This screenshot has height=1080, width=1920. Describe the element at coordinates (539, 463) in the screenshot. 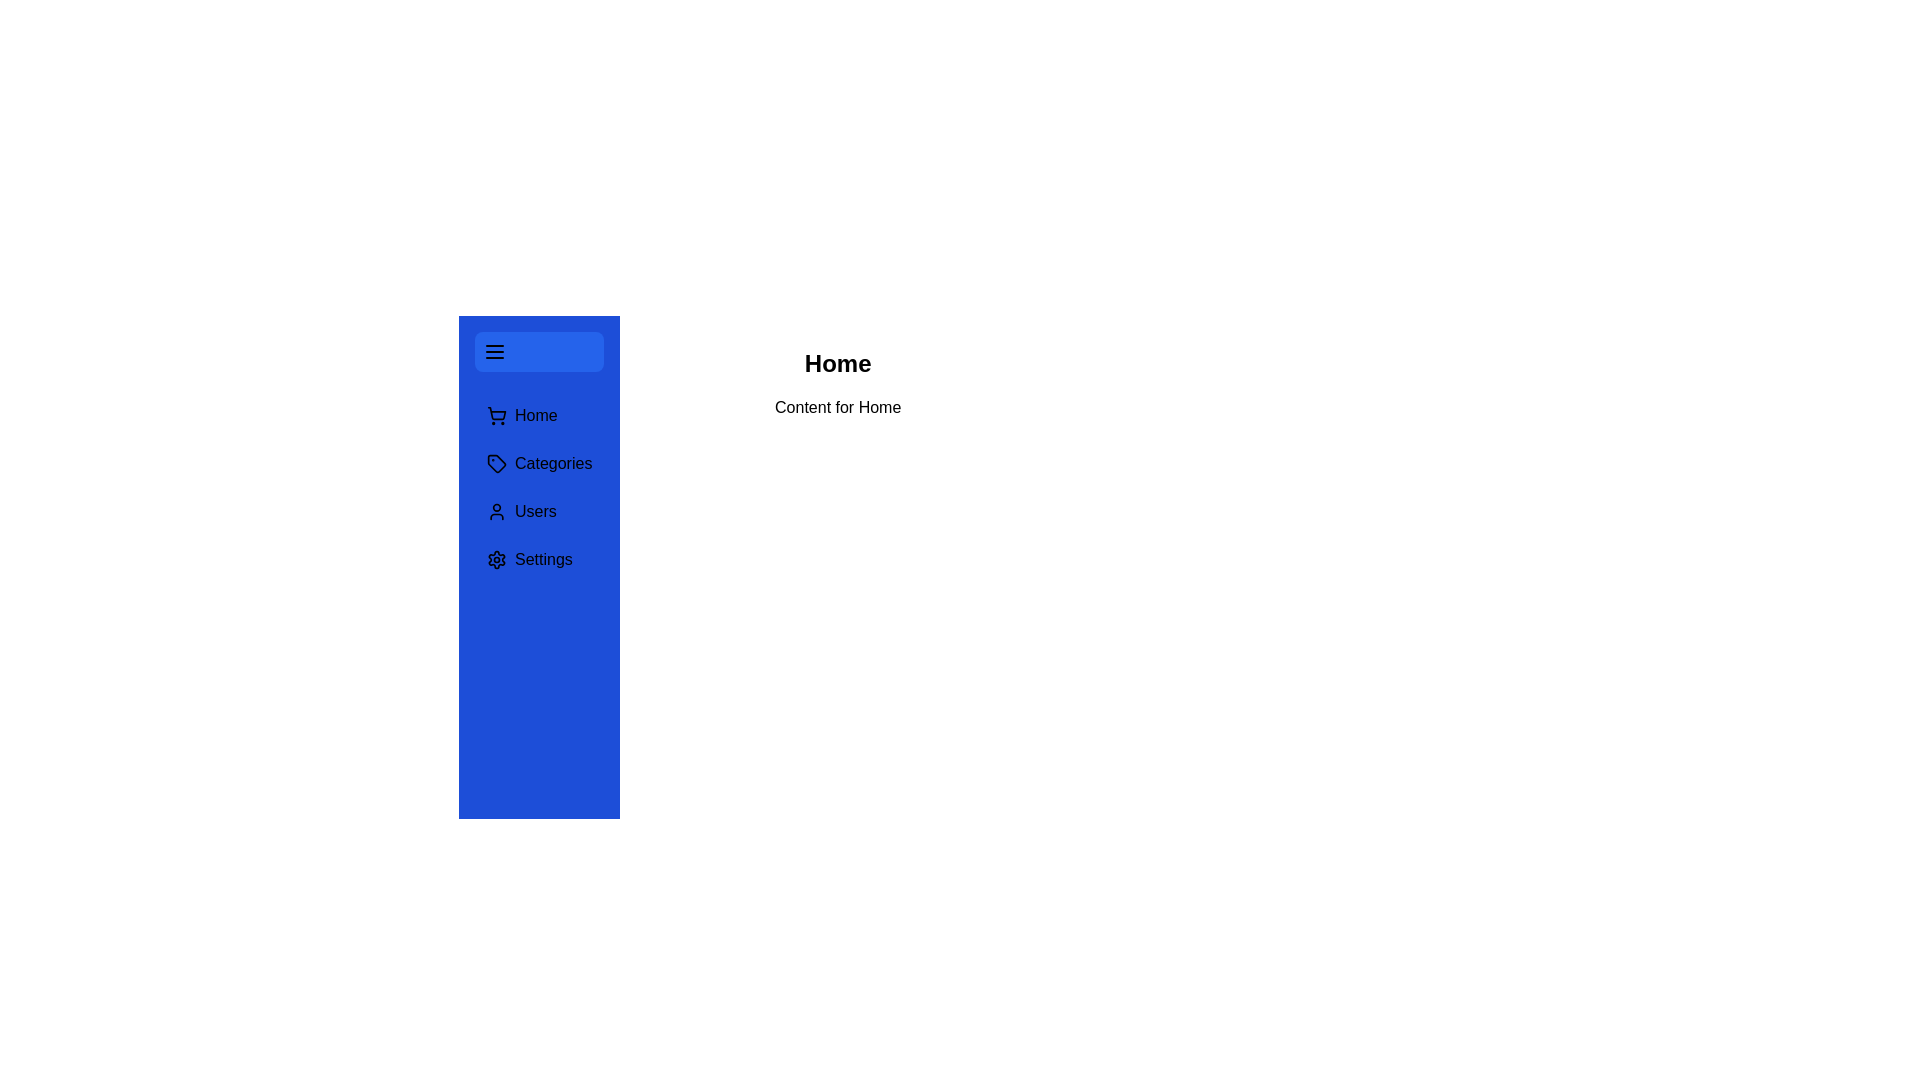

I see `the Categories section from the menu` at that location.